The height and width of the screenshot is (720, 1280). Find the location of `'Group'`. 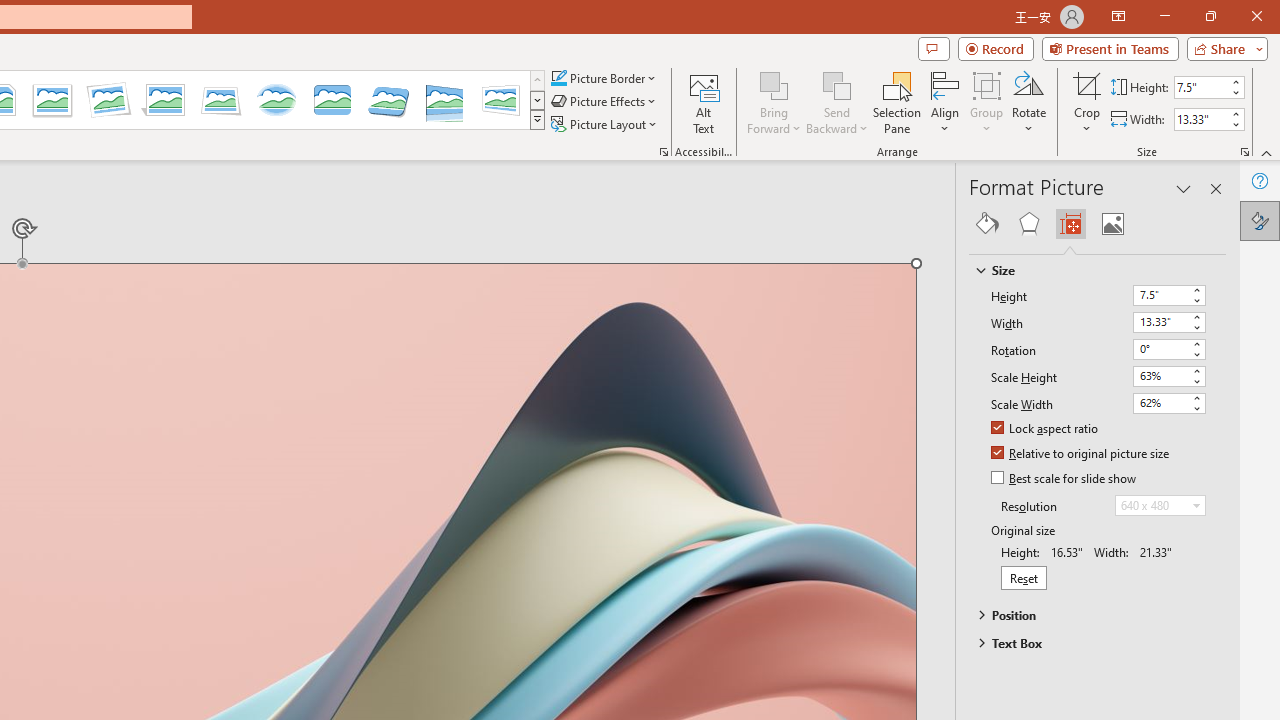

'Group' is located at coordinates (987, 103).